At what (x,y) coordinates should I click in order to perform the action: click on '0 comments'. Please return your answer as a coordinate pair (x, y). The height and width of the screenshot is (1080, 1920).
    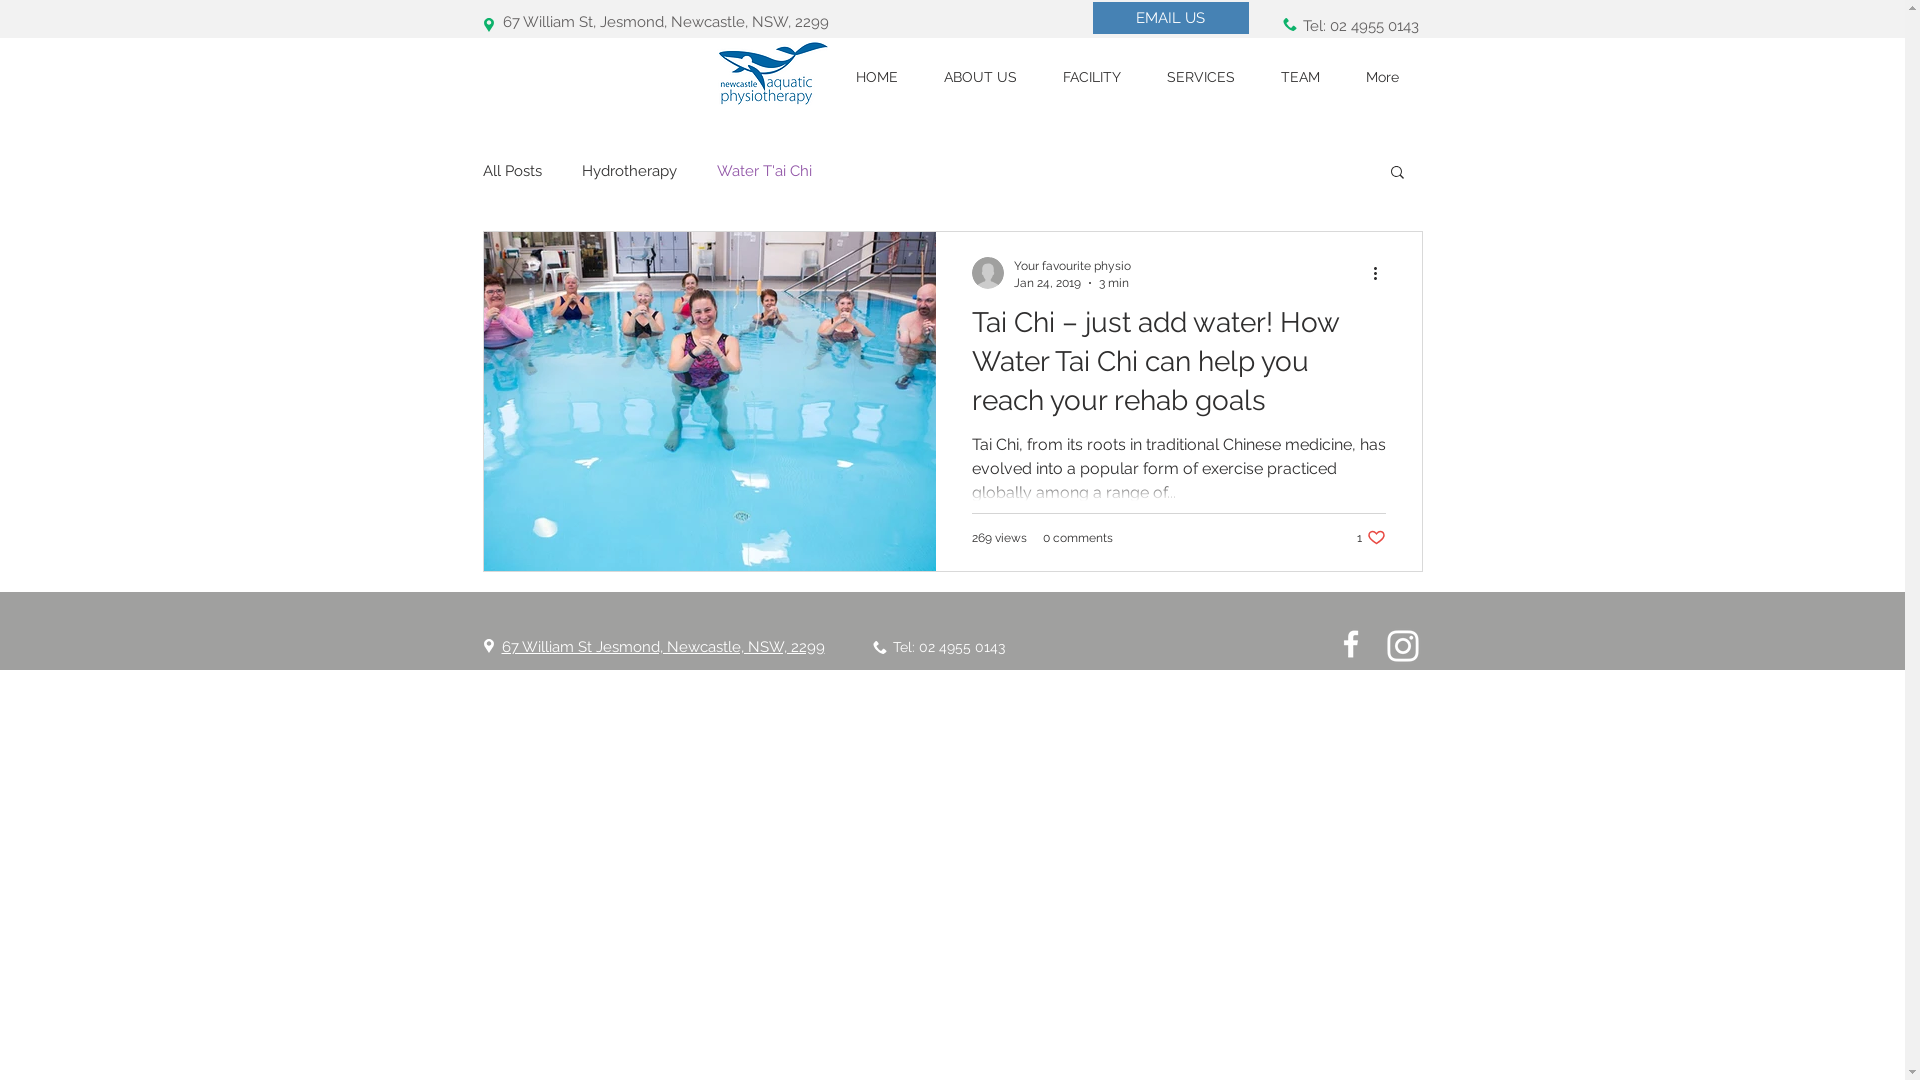
    Looking at the image, I should click on (1075, 535).